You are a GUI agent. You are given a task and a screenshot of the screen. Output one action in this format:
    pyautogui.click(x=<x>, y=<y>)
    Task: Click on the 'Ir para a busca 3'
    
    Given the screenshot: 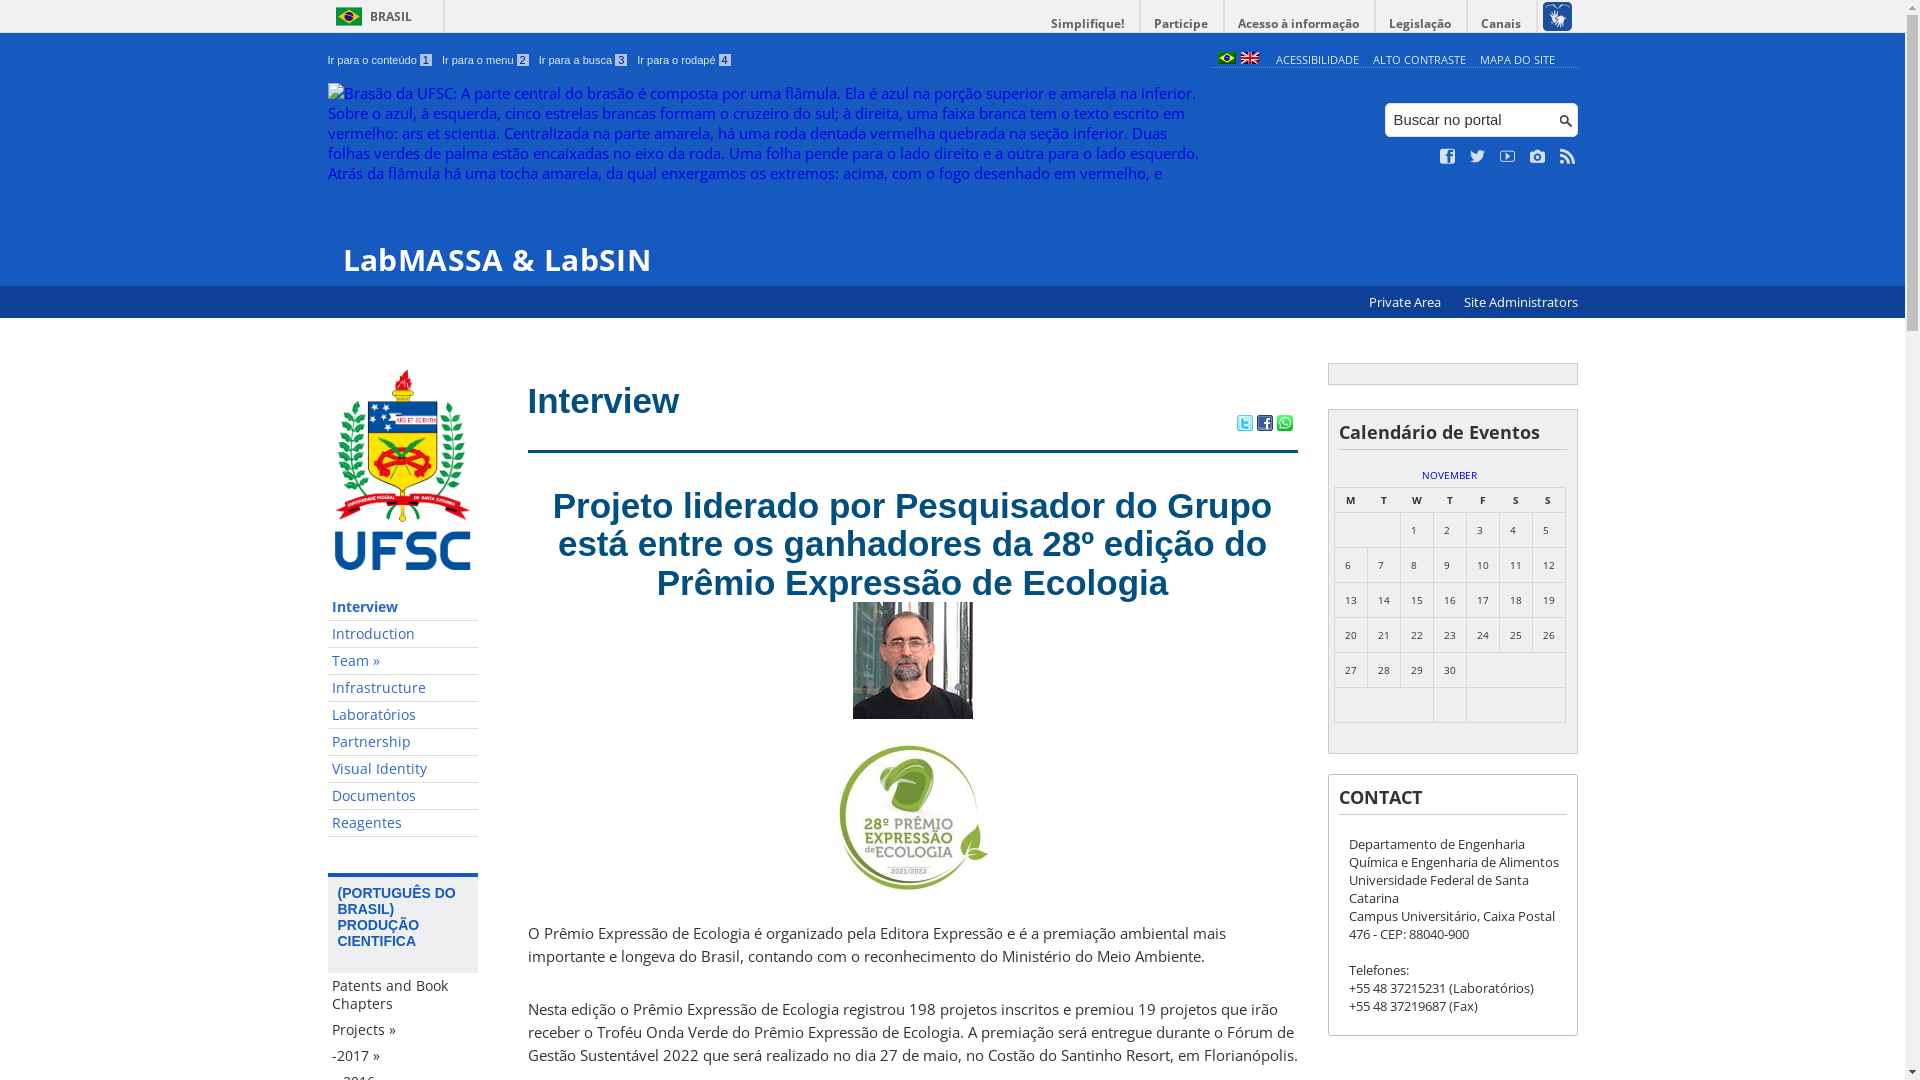 What is the action you would take?
    pyautogui.click(x=582, y=59)
    